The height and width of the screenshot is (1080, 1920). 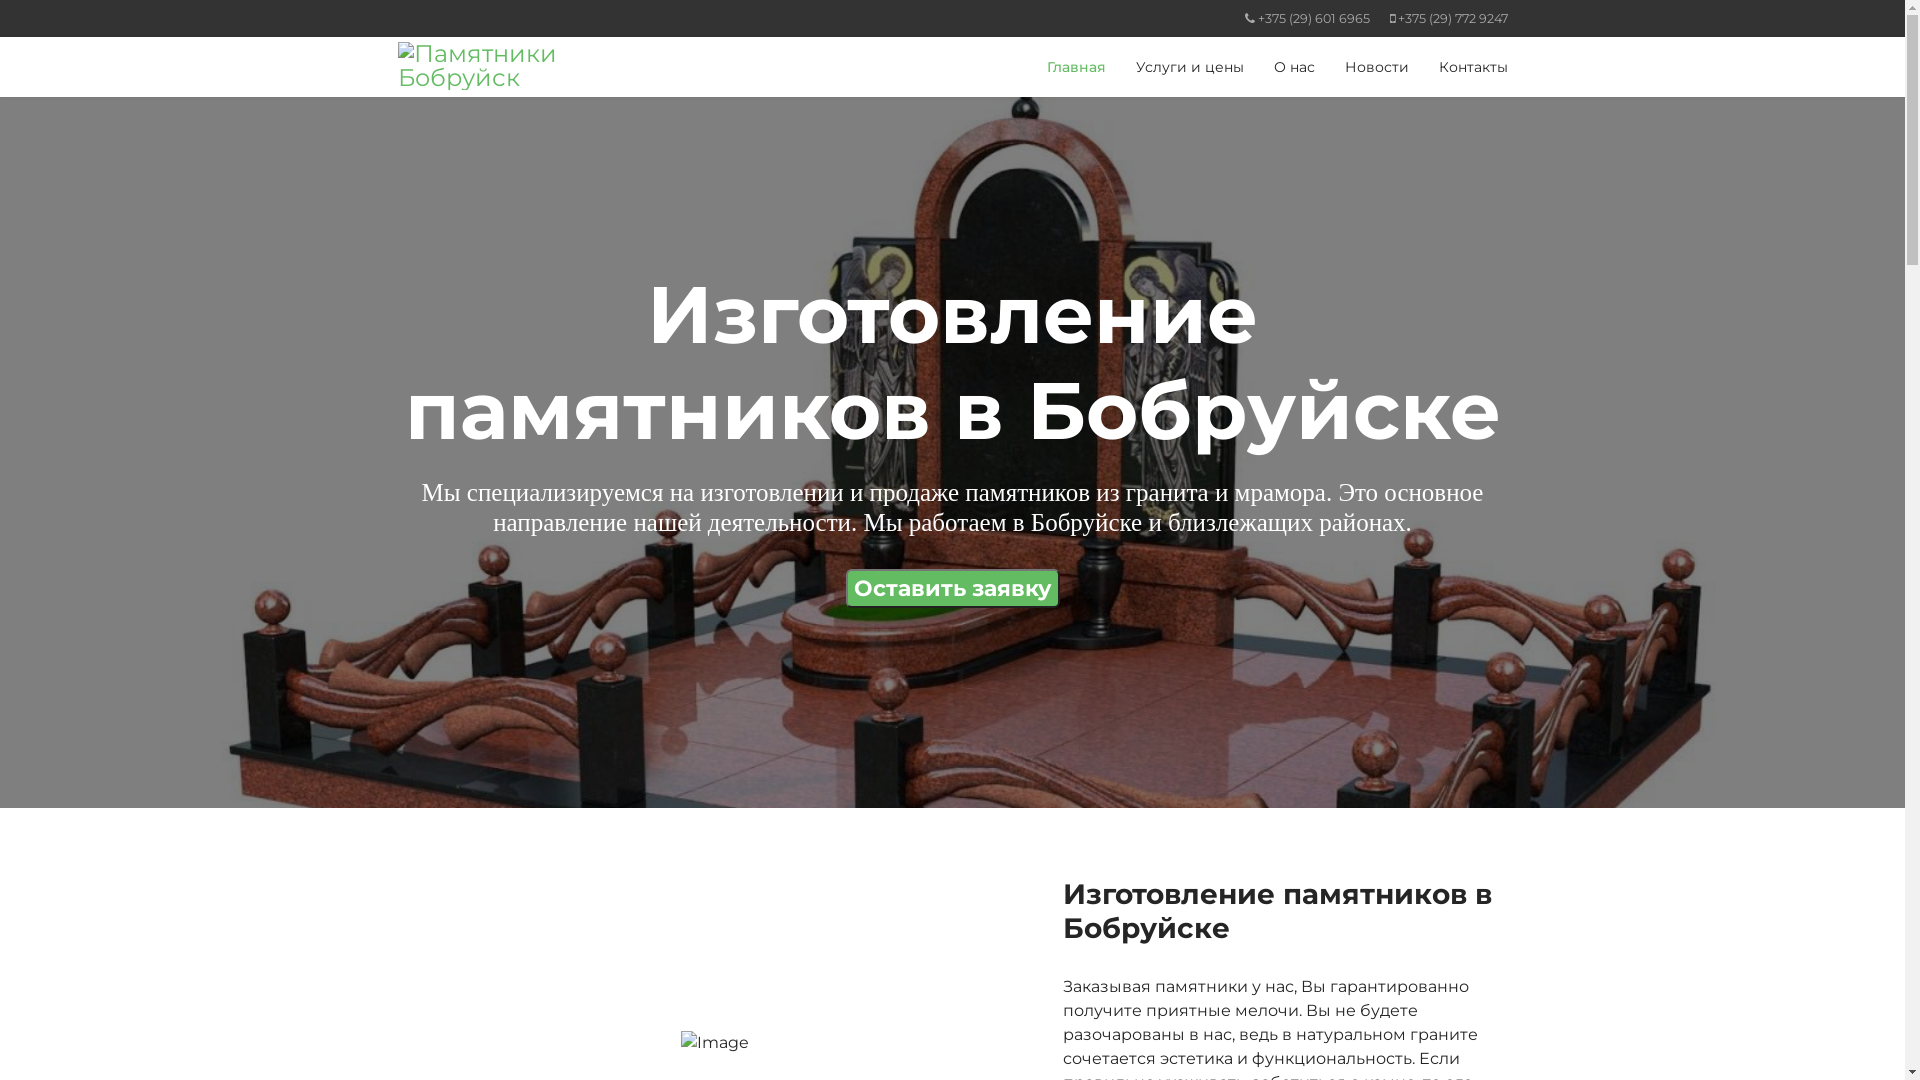 I want to click on '+375 (29) 772 9247', so click(x=1453, y=18).